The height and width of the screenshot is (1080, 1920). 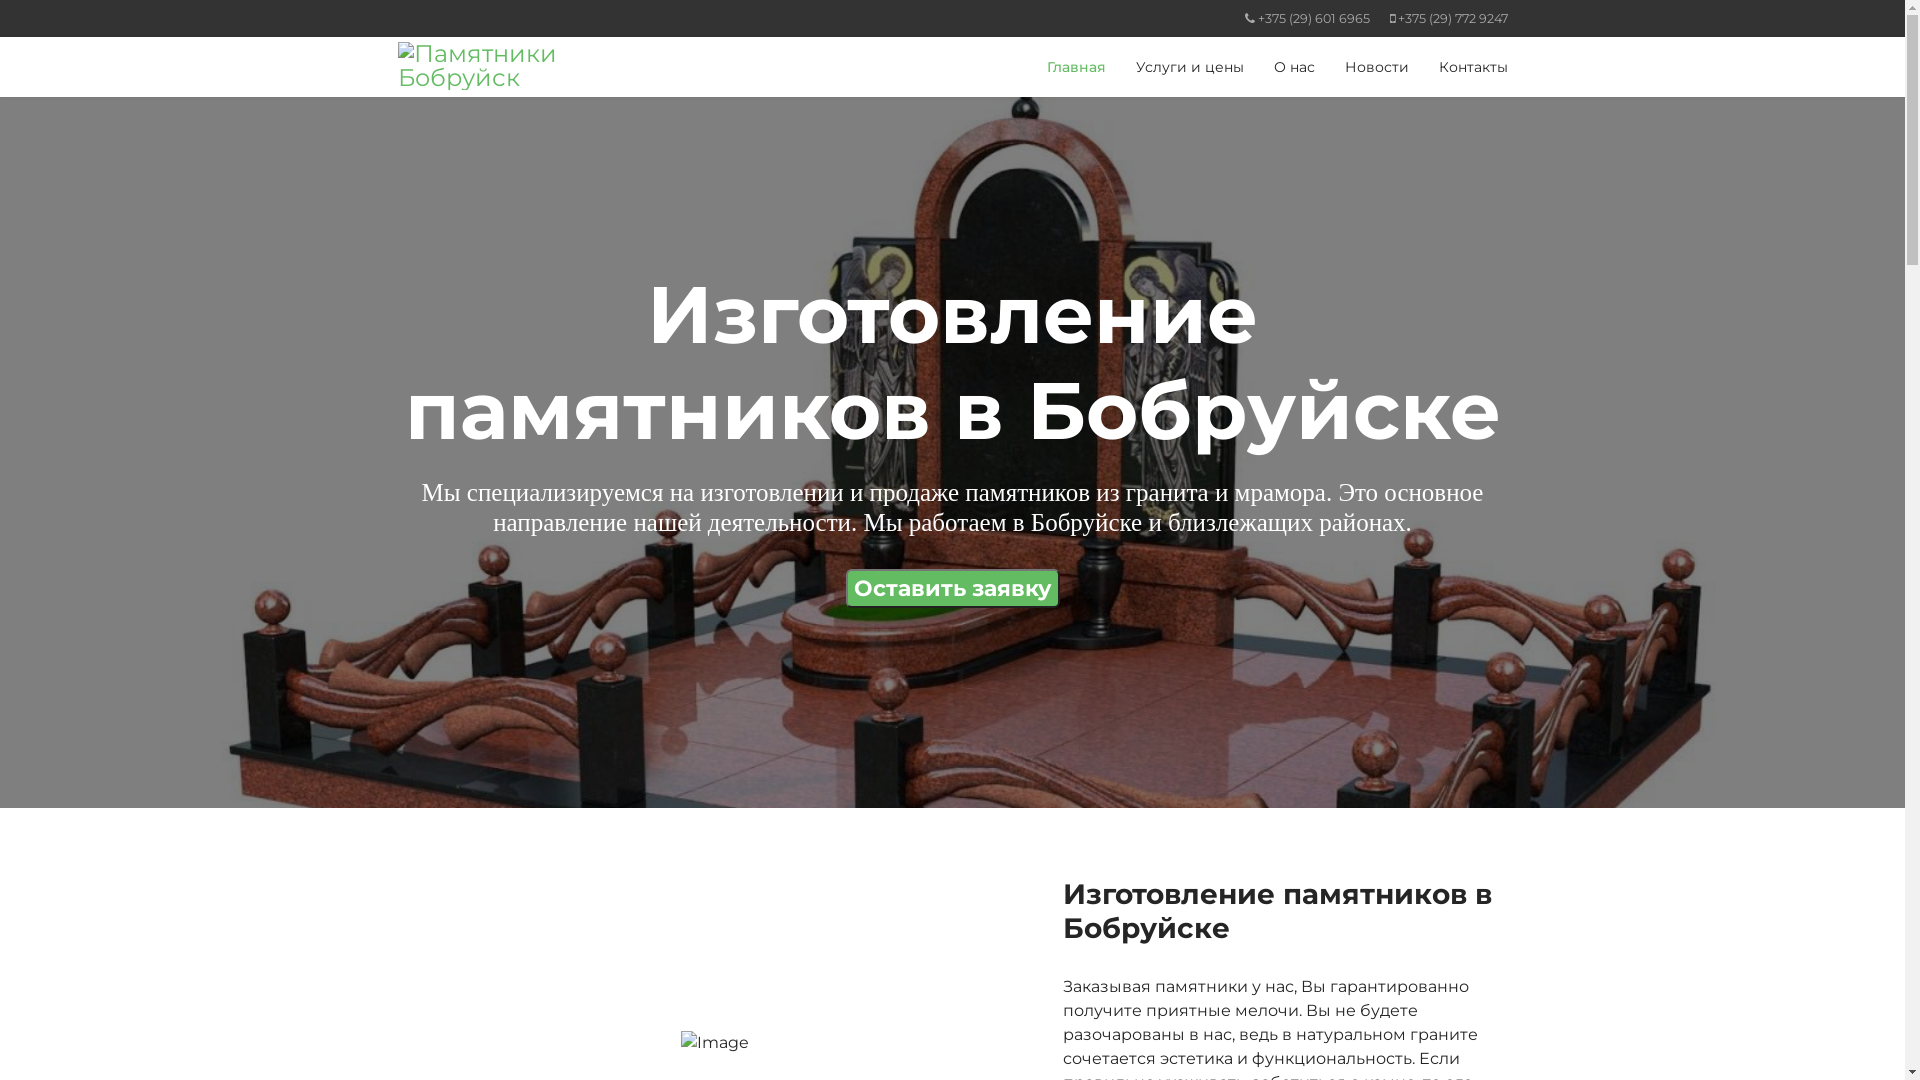 I want to click on '+375 (29) 772 9247', so click(x=1453, y=18).